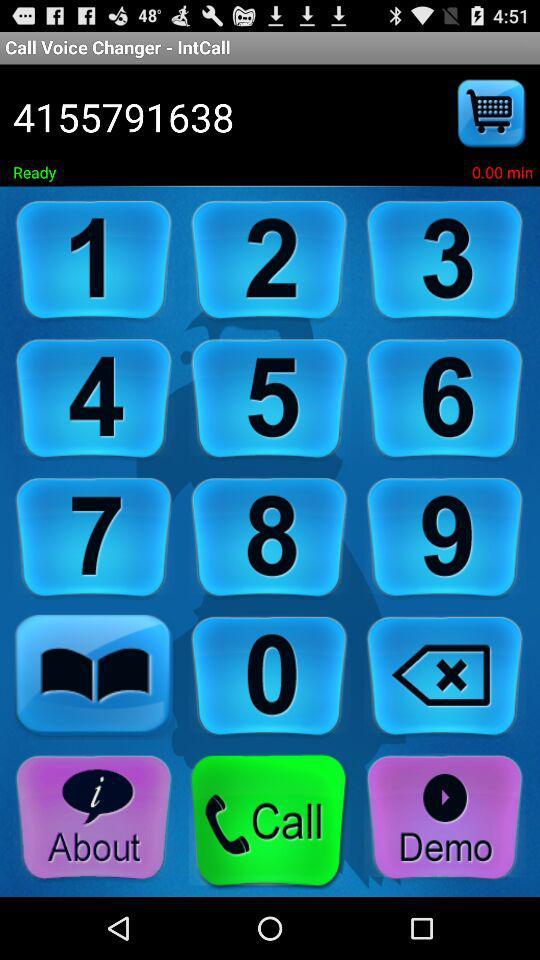 This screenshot has width=540, height=960. What do you see at coordinates (269, 260) in the screenshot?
I see `dial number 2` at bounding box center [269, 260].